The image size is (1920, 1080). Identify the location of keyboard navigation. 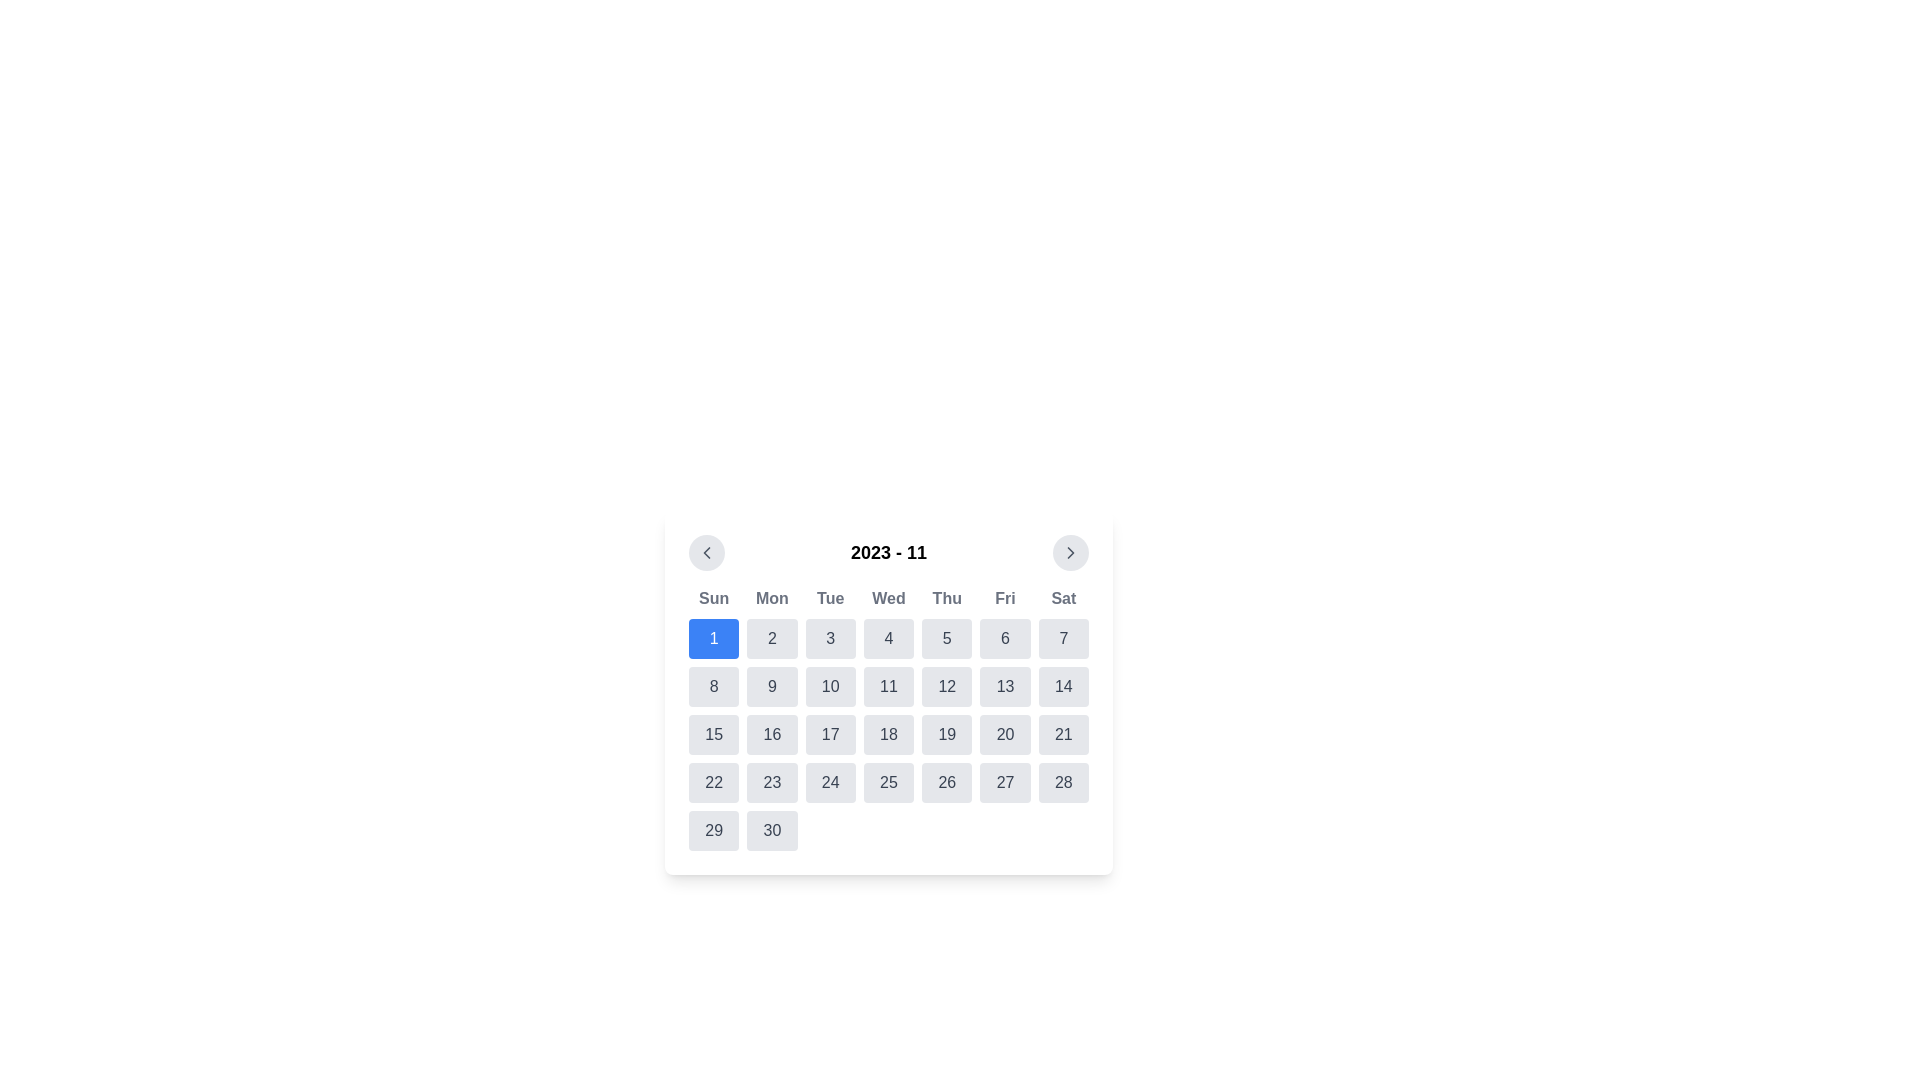
(830, 639).